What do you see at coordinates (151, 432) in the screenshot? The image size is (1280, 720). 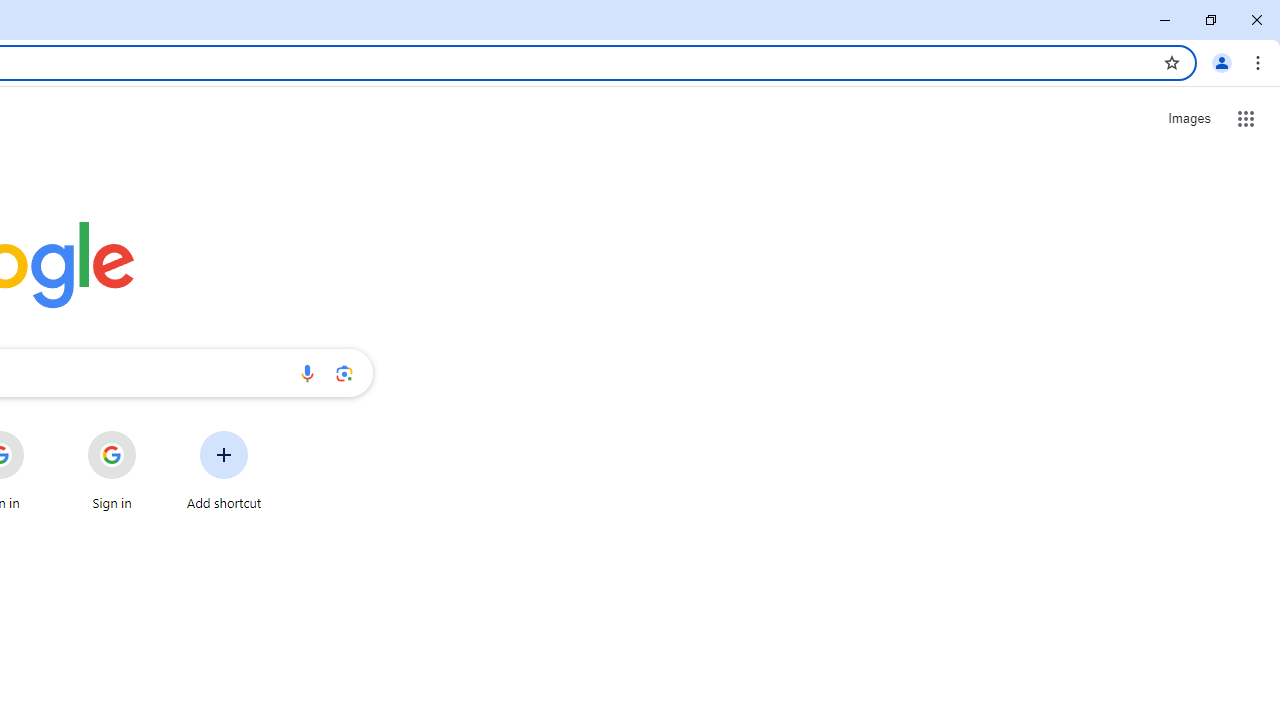 I see `'More actions for Sign in shortcut'` at bounding box center [151, 432].